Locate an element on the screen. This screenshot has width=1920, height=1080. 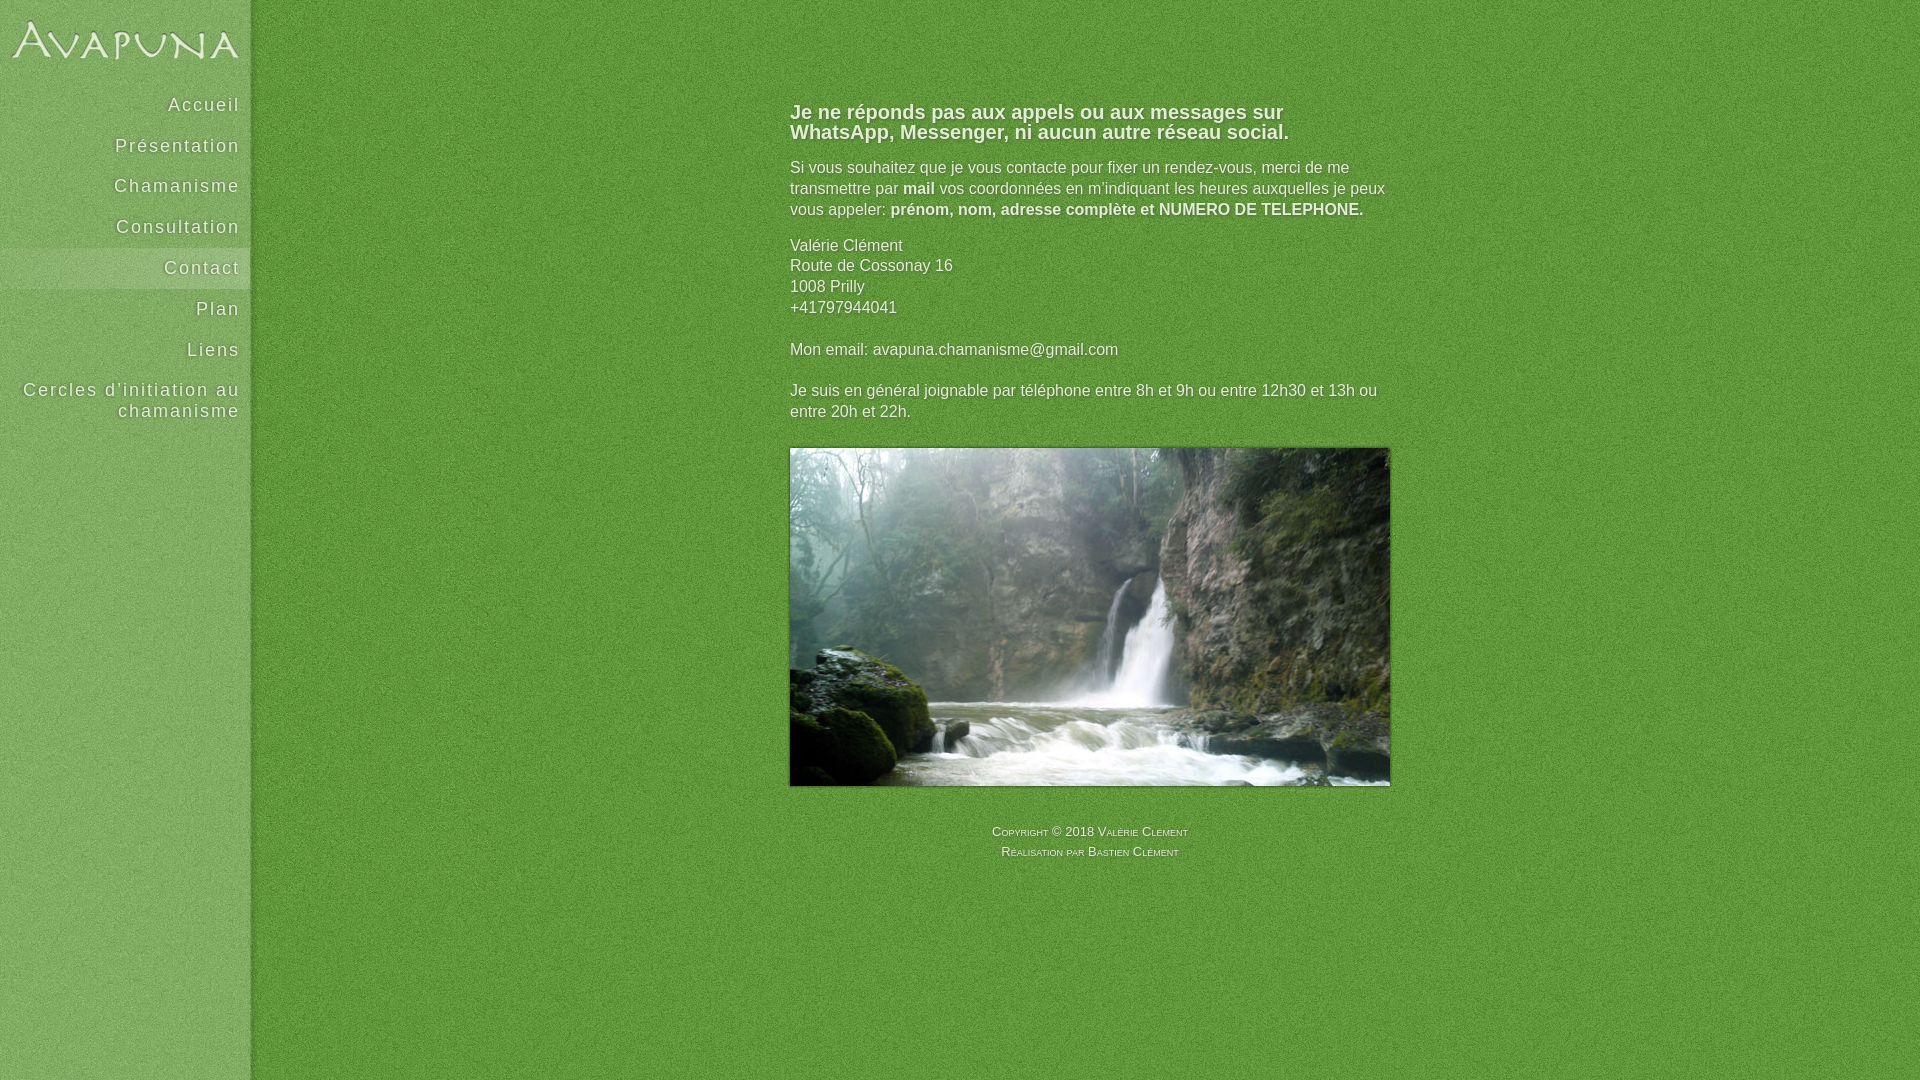
'Accueil' is located at coordinates (123, 105).